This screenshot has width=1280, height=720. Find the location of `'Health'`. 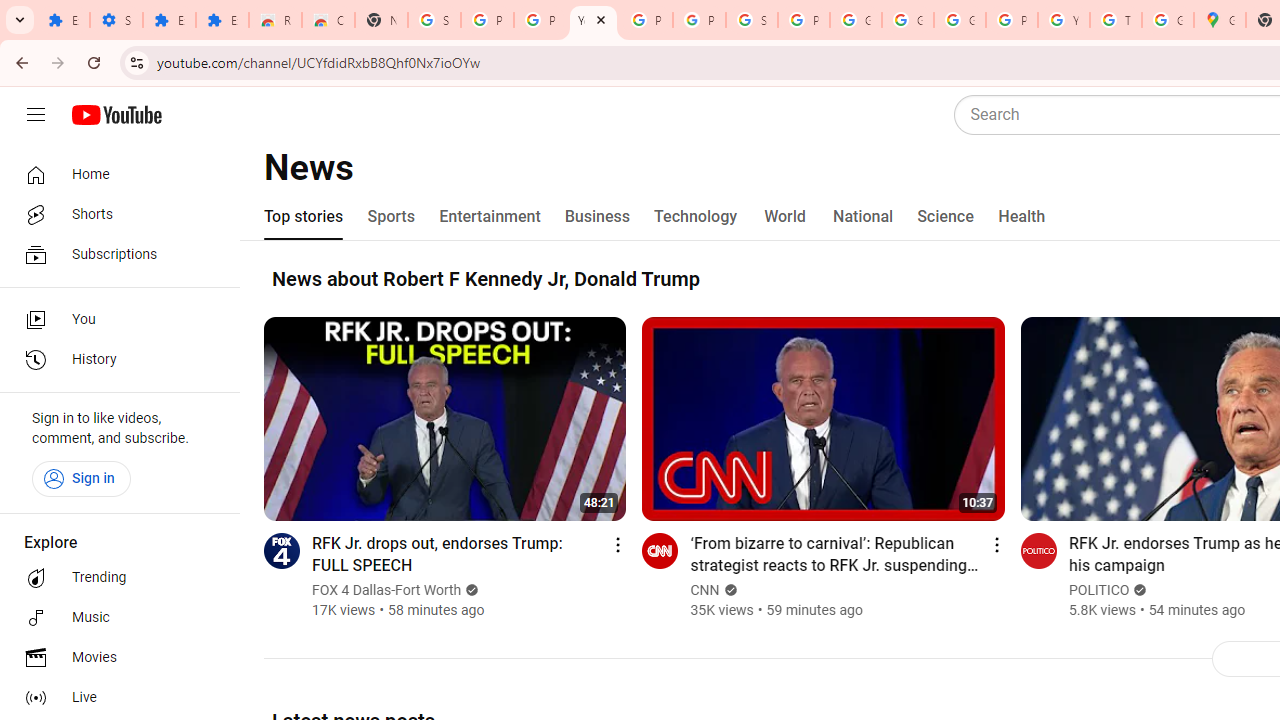

'Health' is located at coordinates (1021, 217).